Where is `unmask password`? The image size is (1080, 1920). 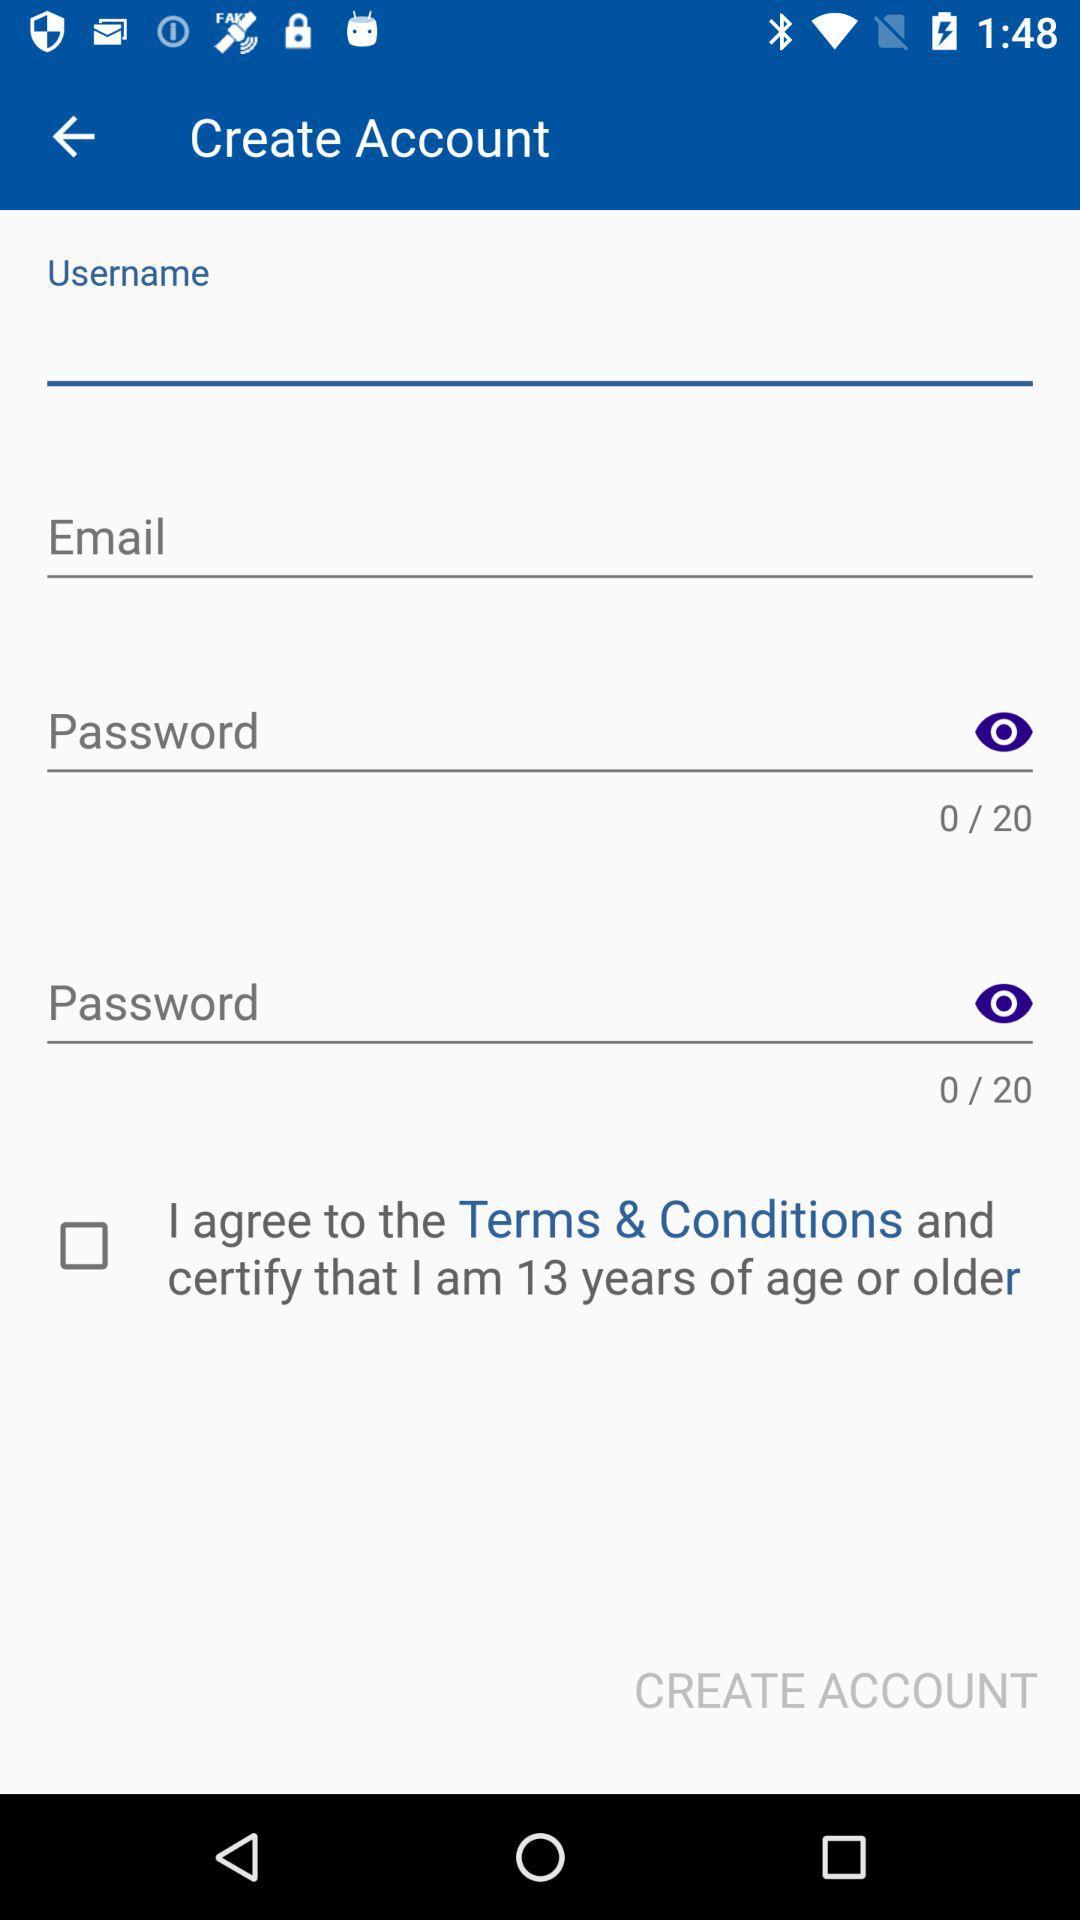 unmask password is located at coordinates (1003, 1004).